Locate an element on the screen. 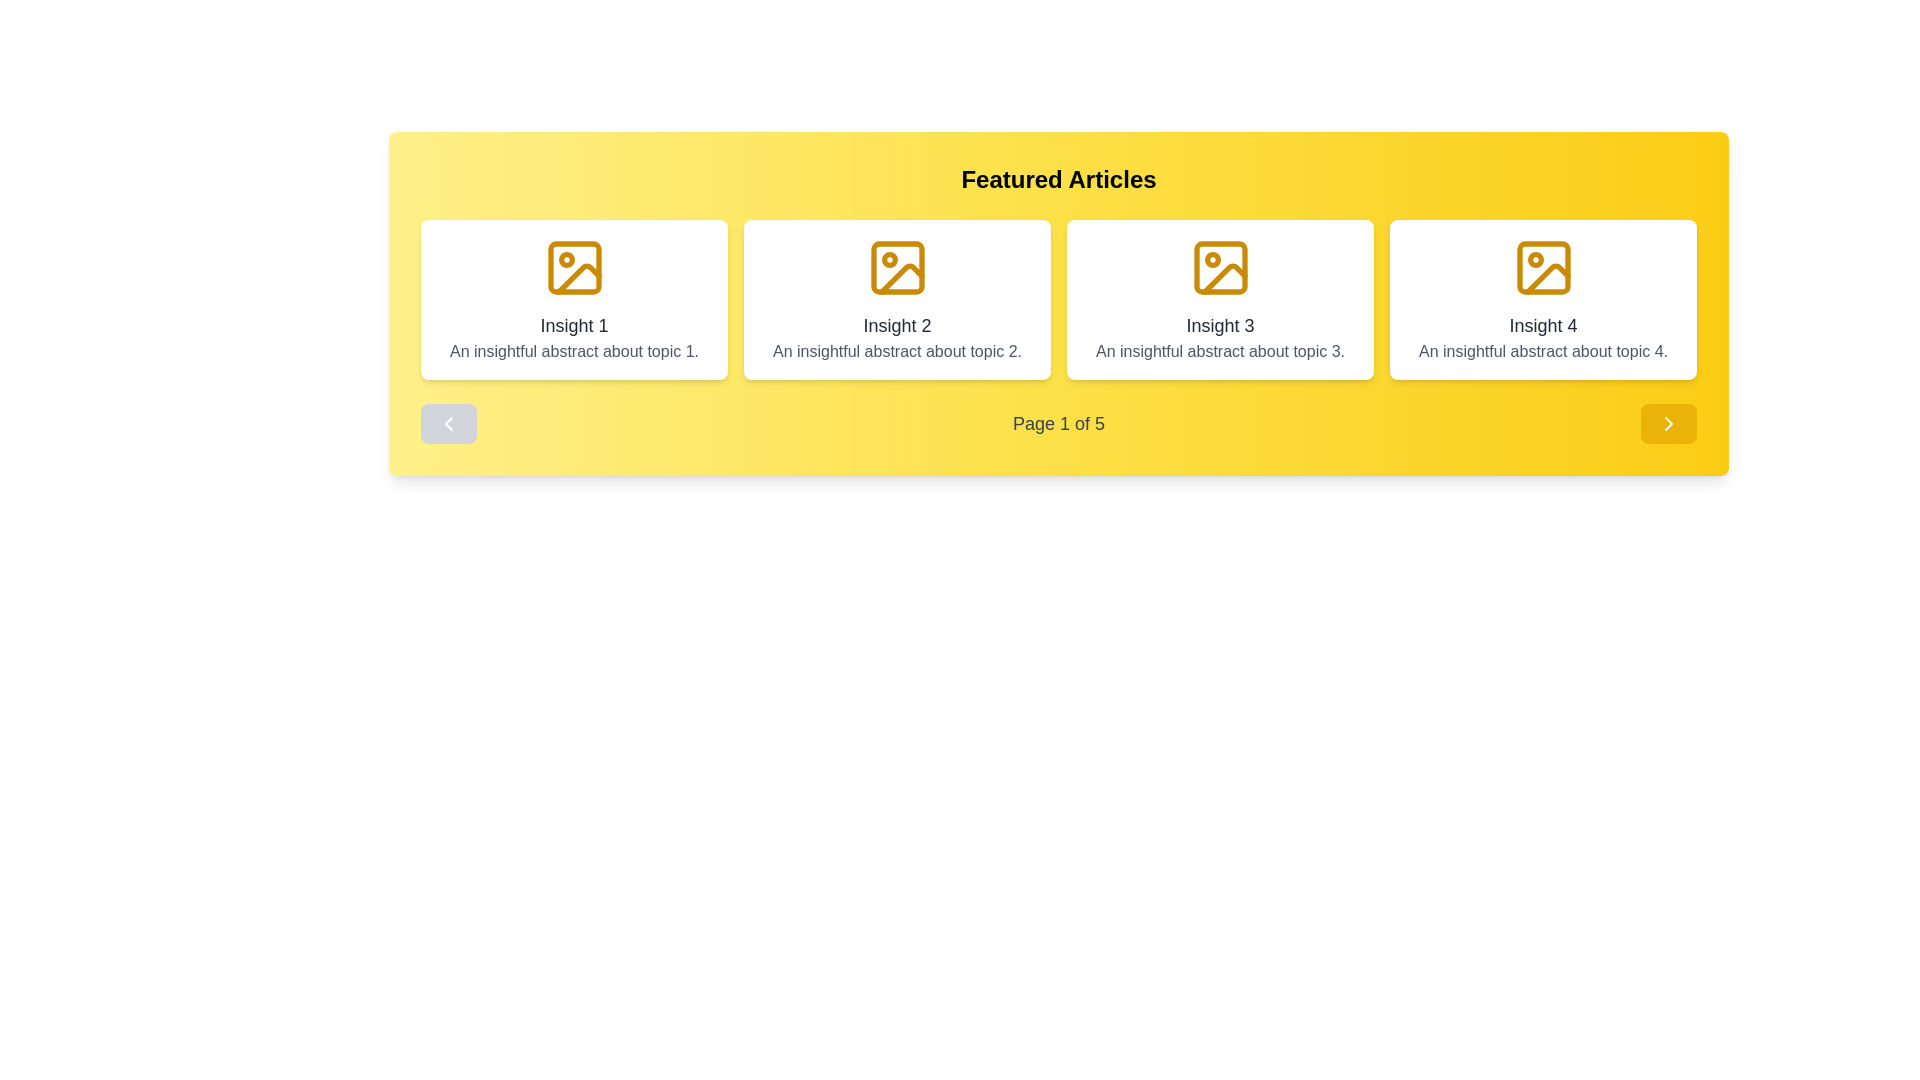  the icon representing 'Insight 1', located at the top-center of the card labeled 'Insight 1' in the 'Featured Articles' section is located at coordinates (573, 266).